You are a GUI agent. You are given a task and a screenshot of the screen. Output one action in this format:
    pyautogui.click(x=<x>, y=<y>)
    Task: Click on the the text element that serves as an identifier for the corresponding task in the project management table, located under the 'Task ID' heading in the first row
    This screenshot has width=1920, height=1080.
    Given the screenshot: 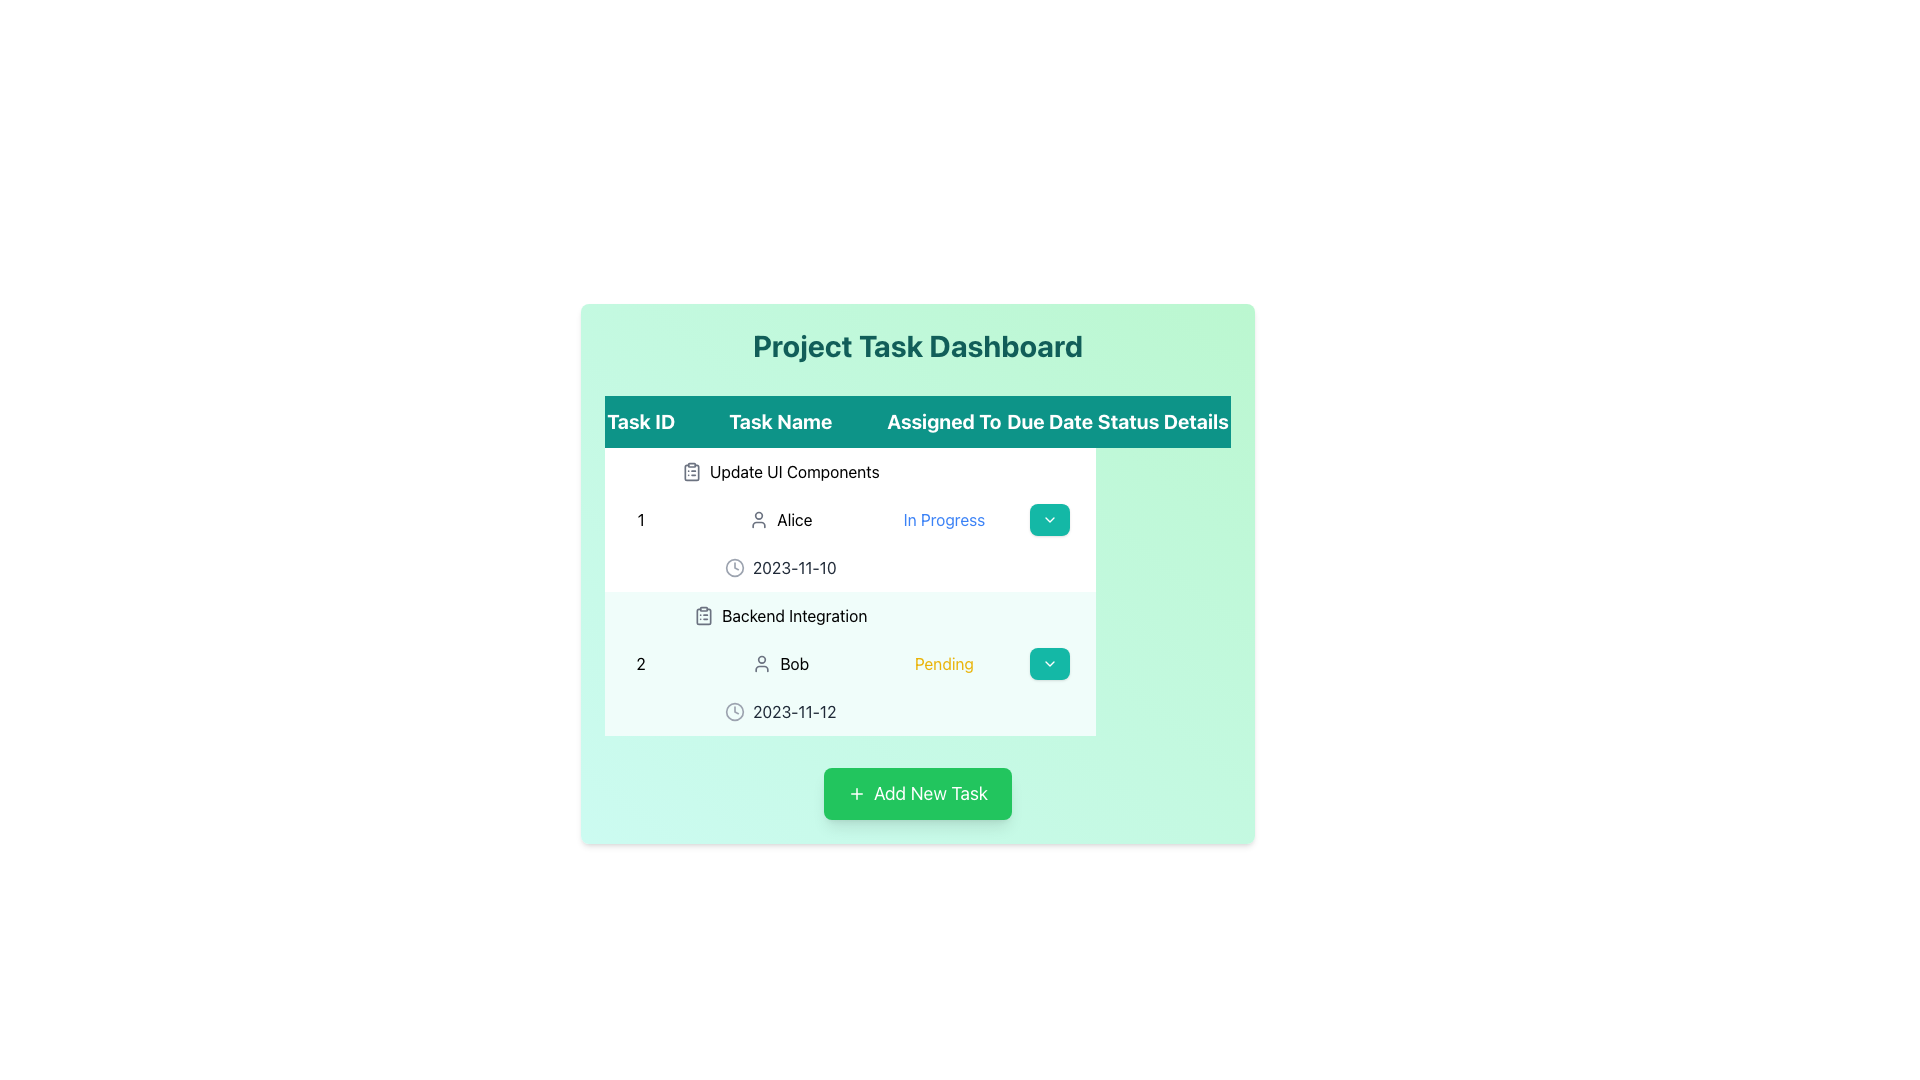 What is the action you would take?
    pyautogui.click(x=641, y=519)
    